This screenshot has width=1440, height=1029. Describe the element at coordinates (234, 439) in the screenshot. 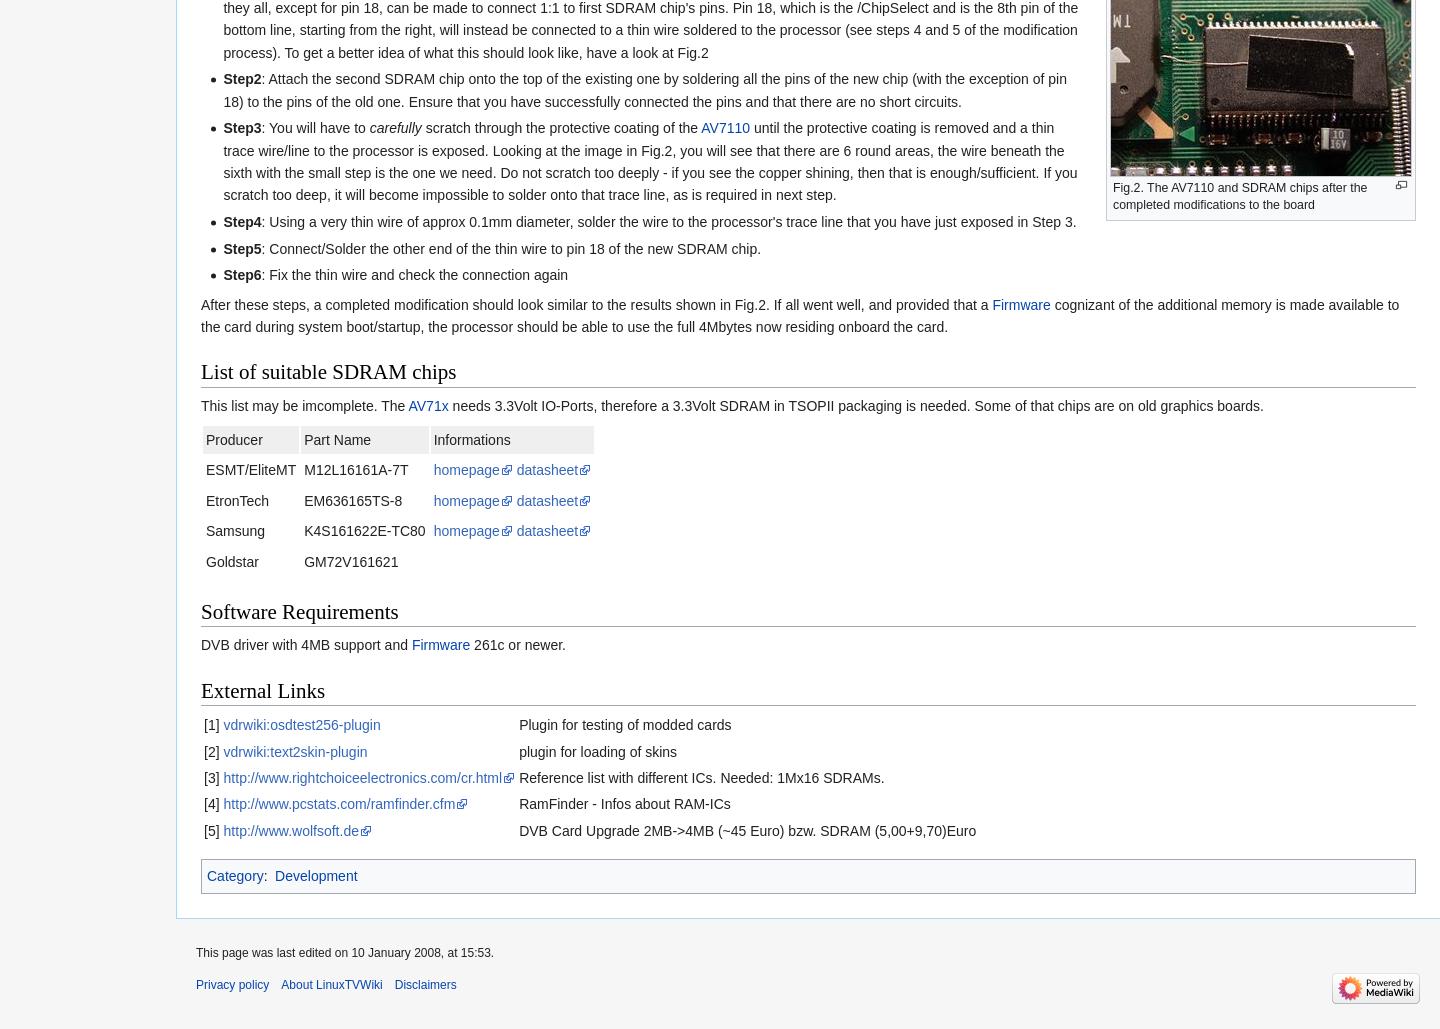

I see `'Producer'` at that location.